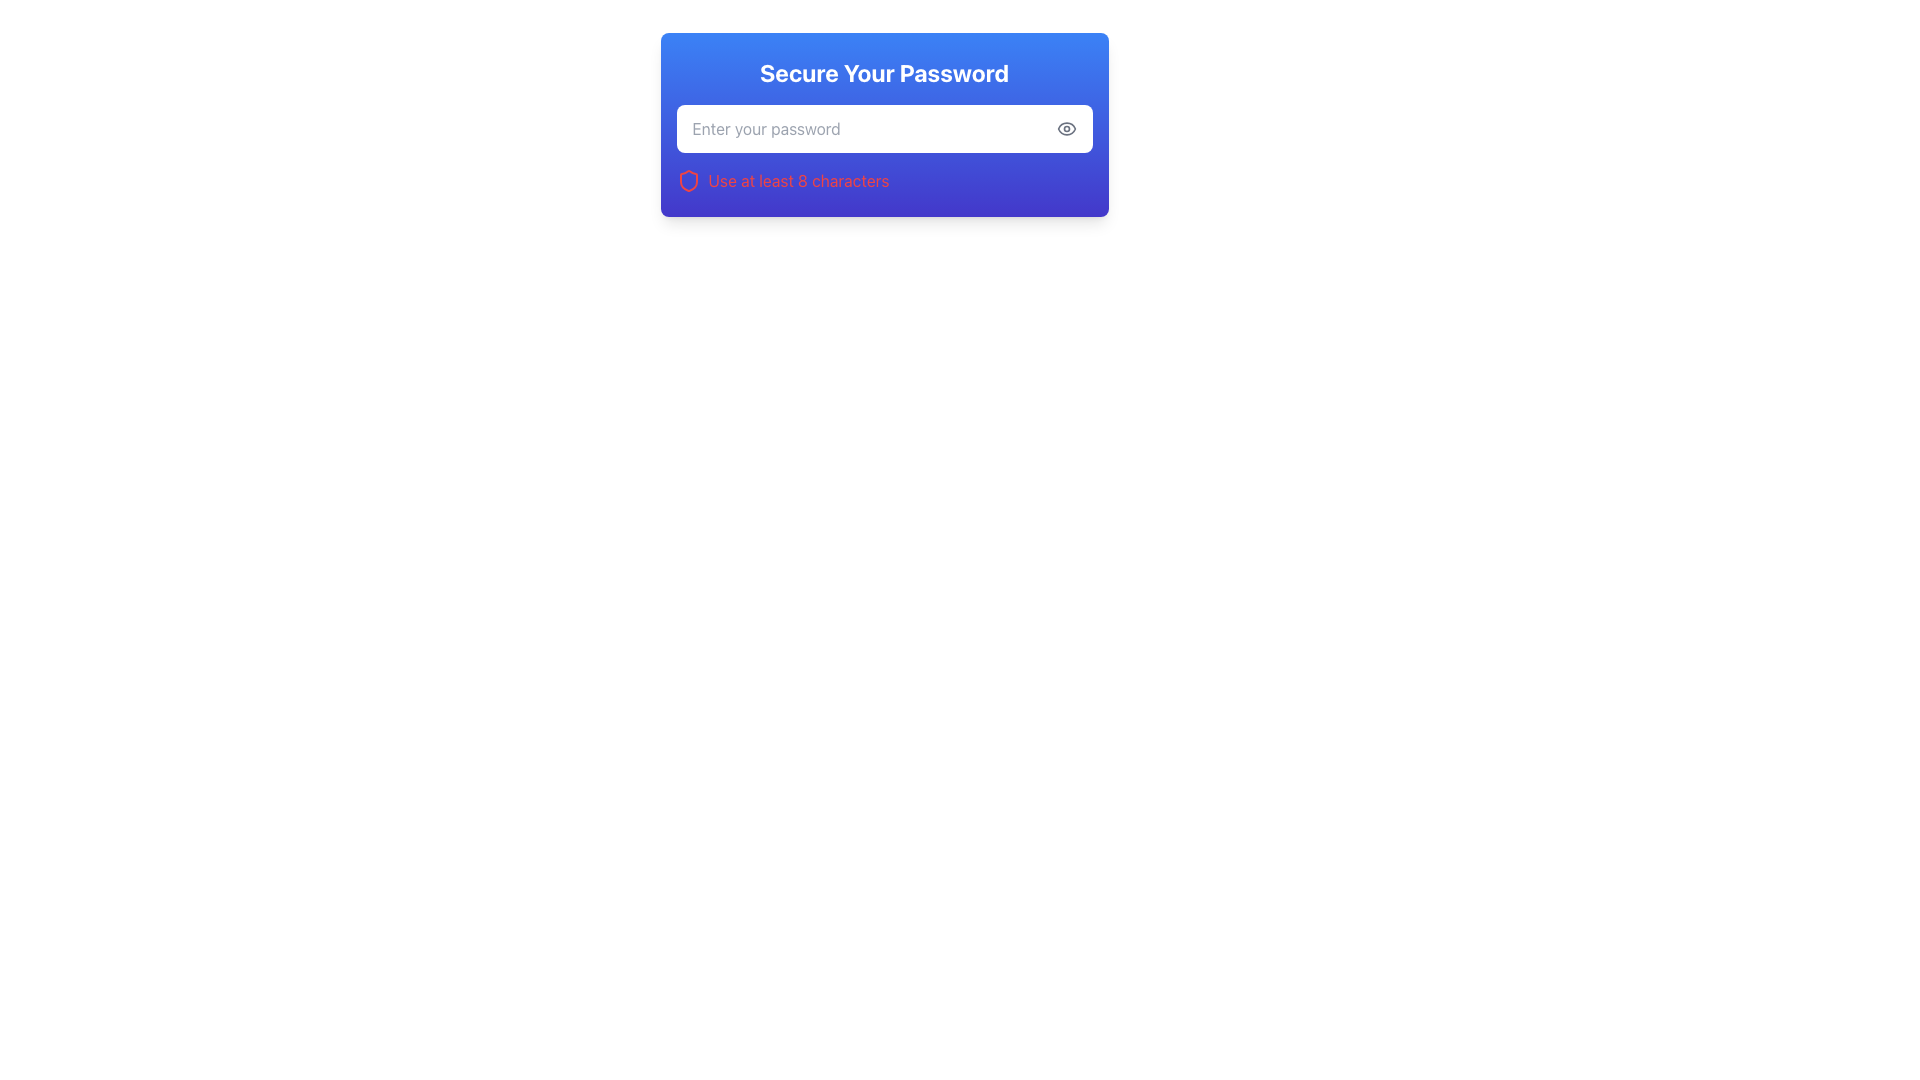 The width and height of the screenshot is (1920, 1080). I want to click on the bold and large text heading displaying 'Secure Your Password' with a blue background, positioned above the input field within the blue card interface, so click(883, 72).